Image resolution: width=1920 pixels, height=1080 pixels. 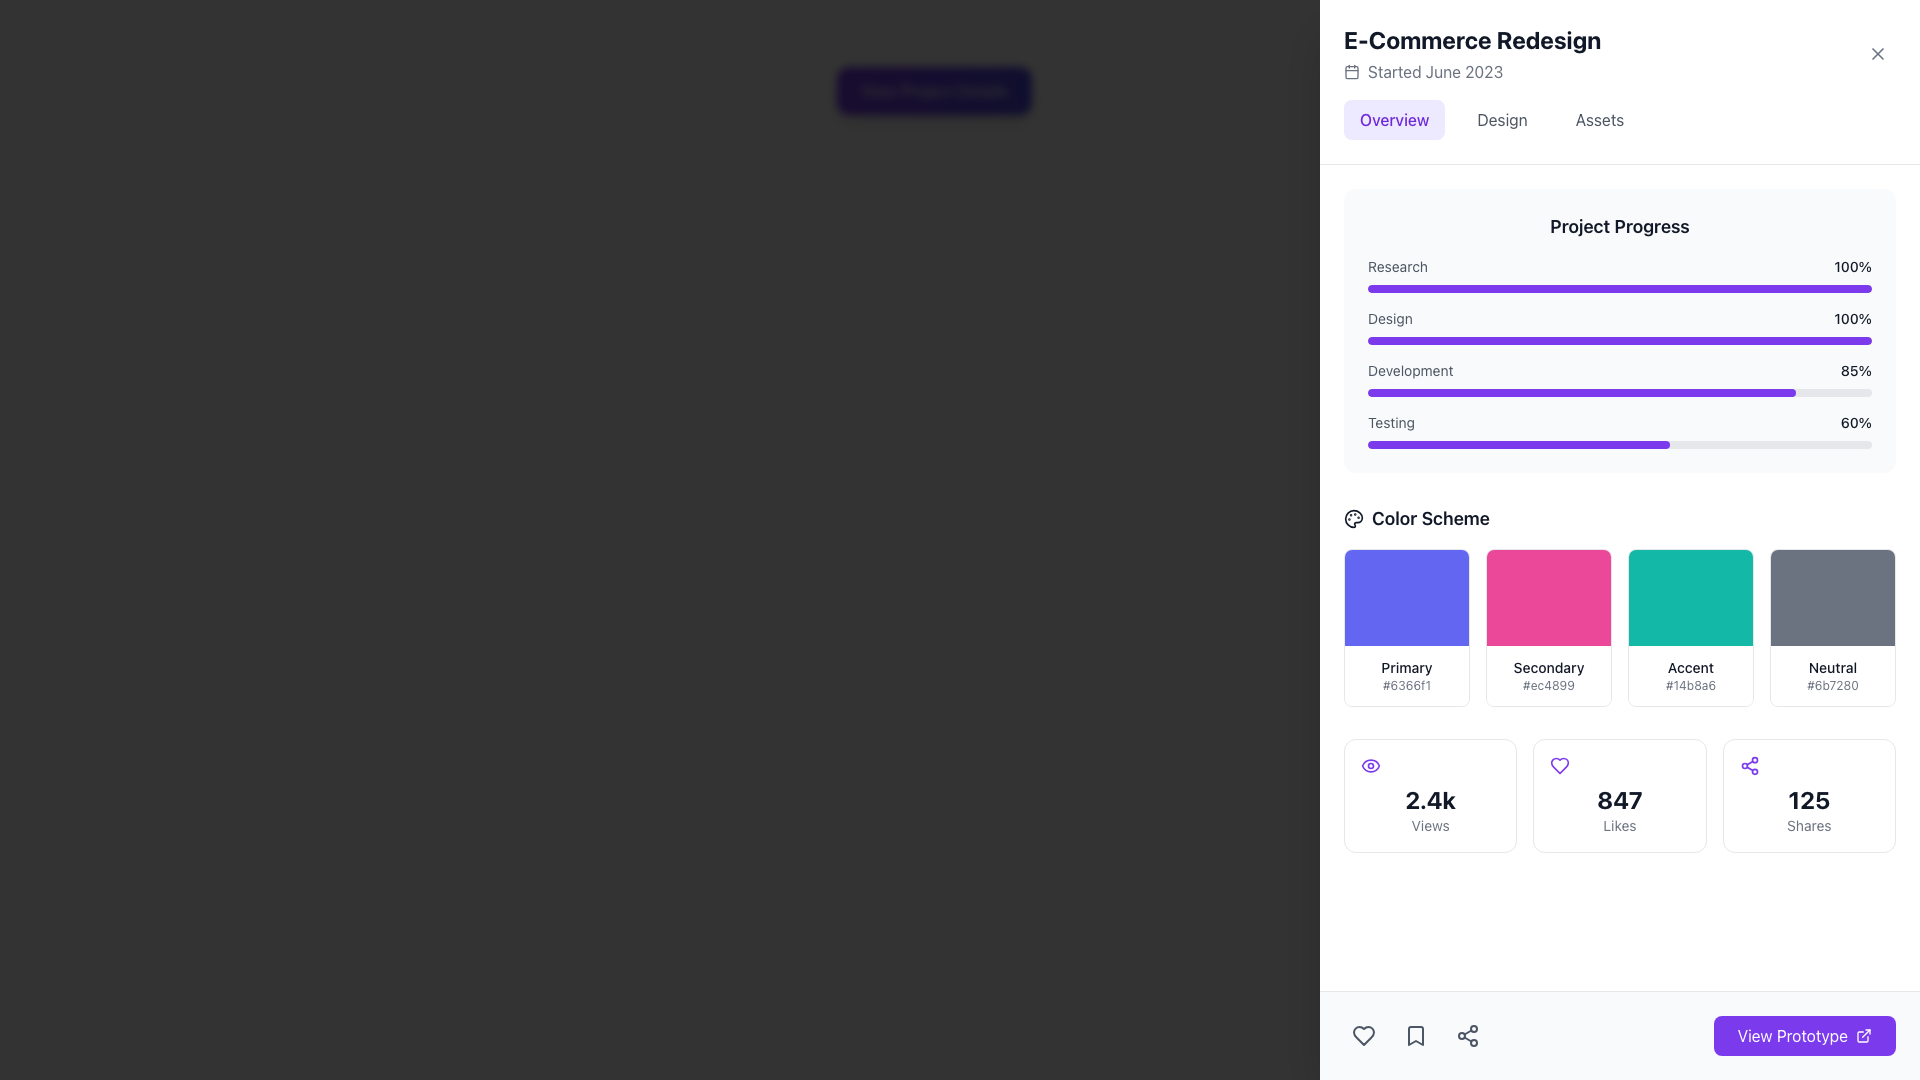 I want to click on the Progress Bar indicating 'Testing' with a progress value of 60%, which is the fourth progress bar in the 'Project Progress' panel, so click(x=1620, y=443).